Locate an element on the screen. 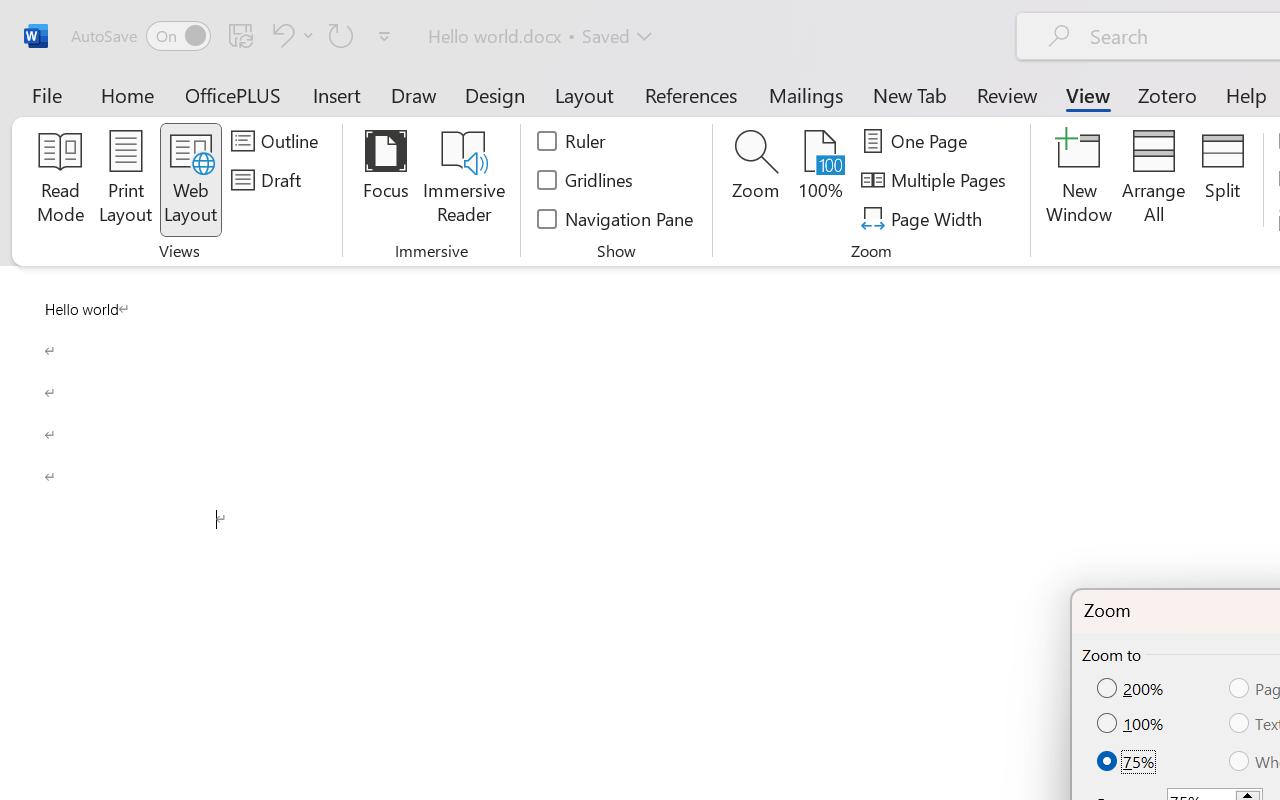 The image size is (1280, 800). 'Home' is located at coordinates (127, 94).